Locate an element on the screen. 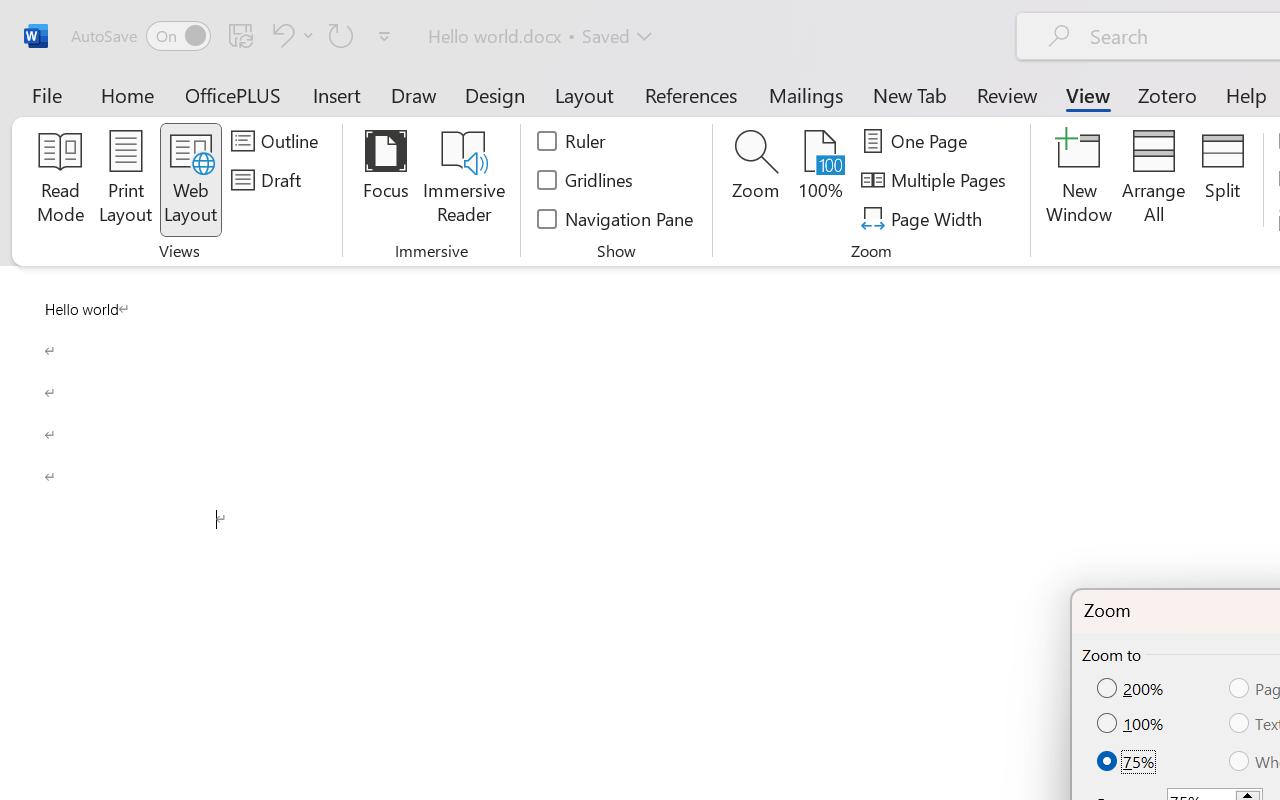 The image size is (1280, 800). 'Home' is located at coordinates (127, 94).